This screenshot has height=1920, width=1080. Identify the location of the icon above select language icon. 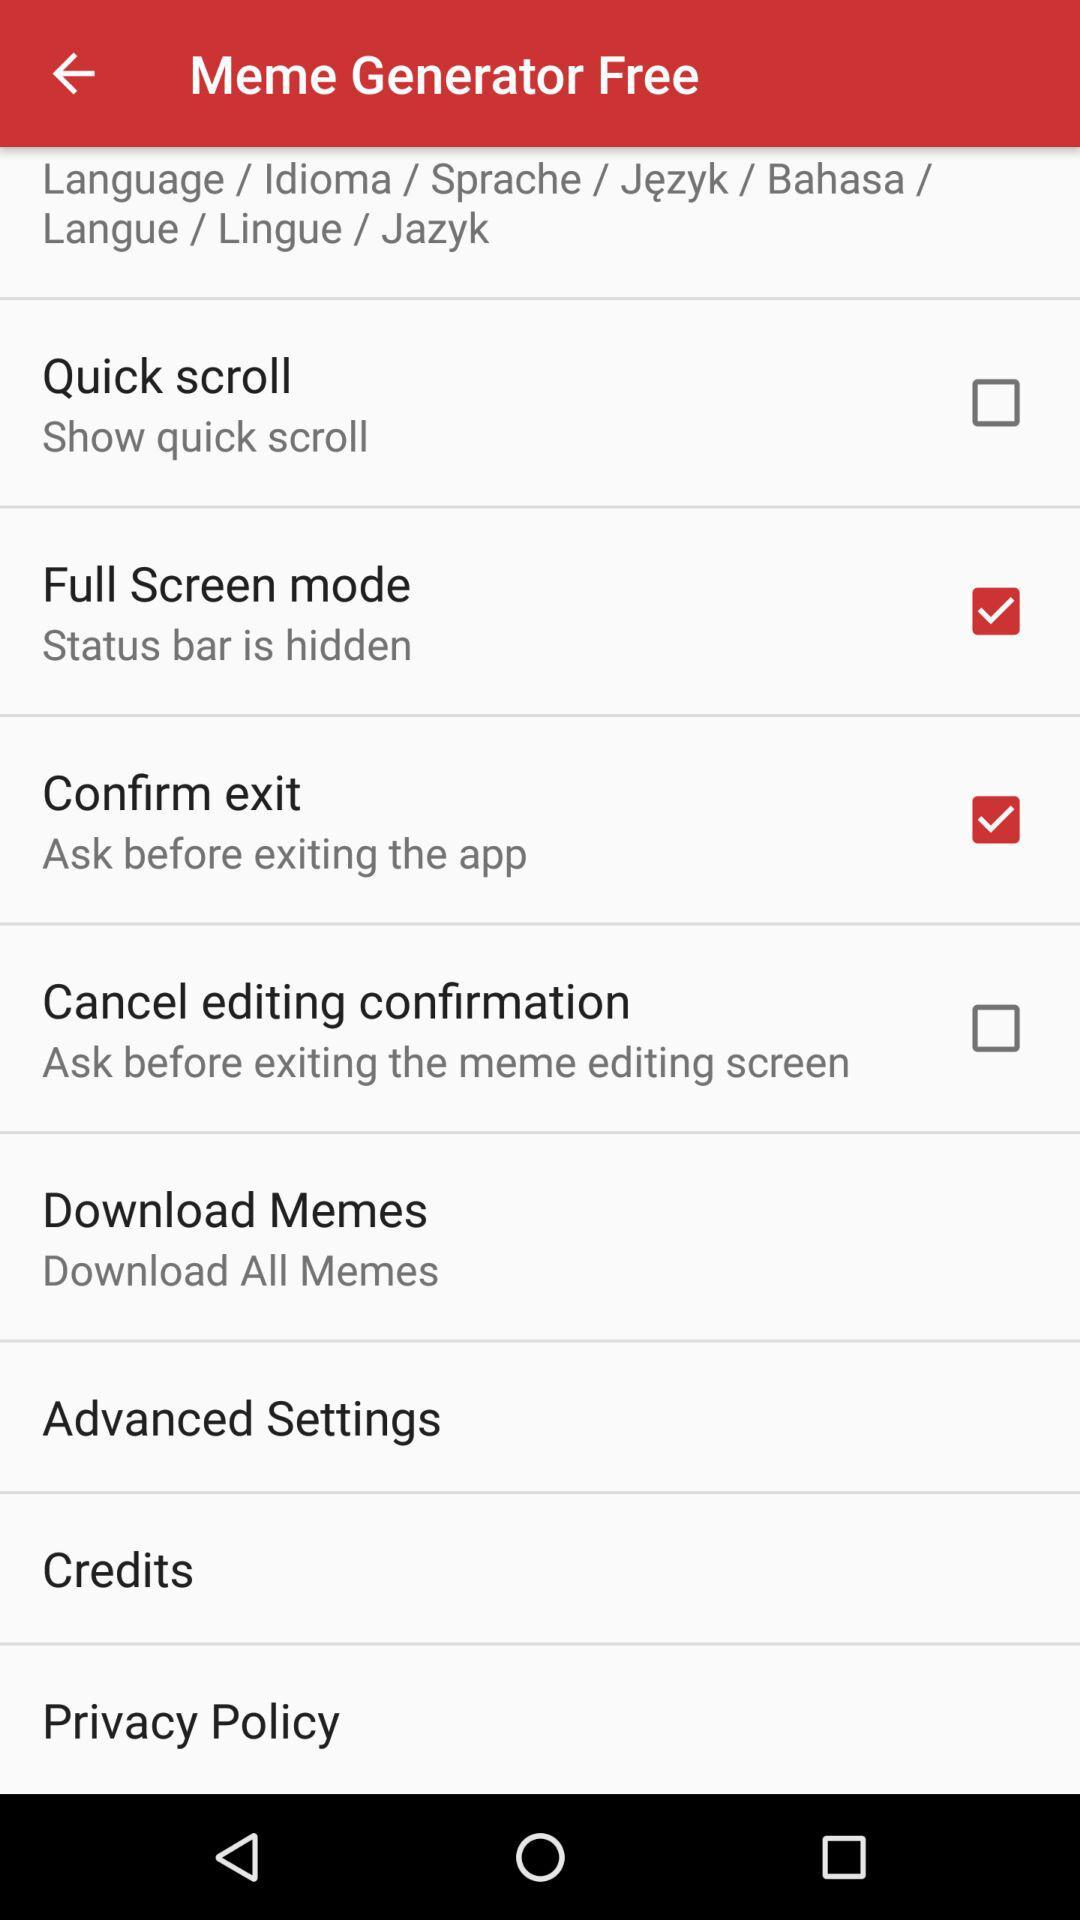
(72, 73).